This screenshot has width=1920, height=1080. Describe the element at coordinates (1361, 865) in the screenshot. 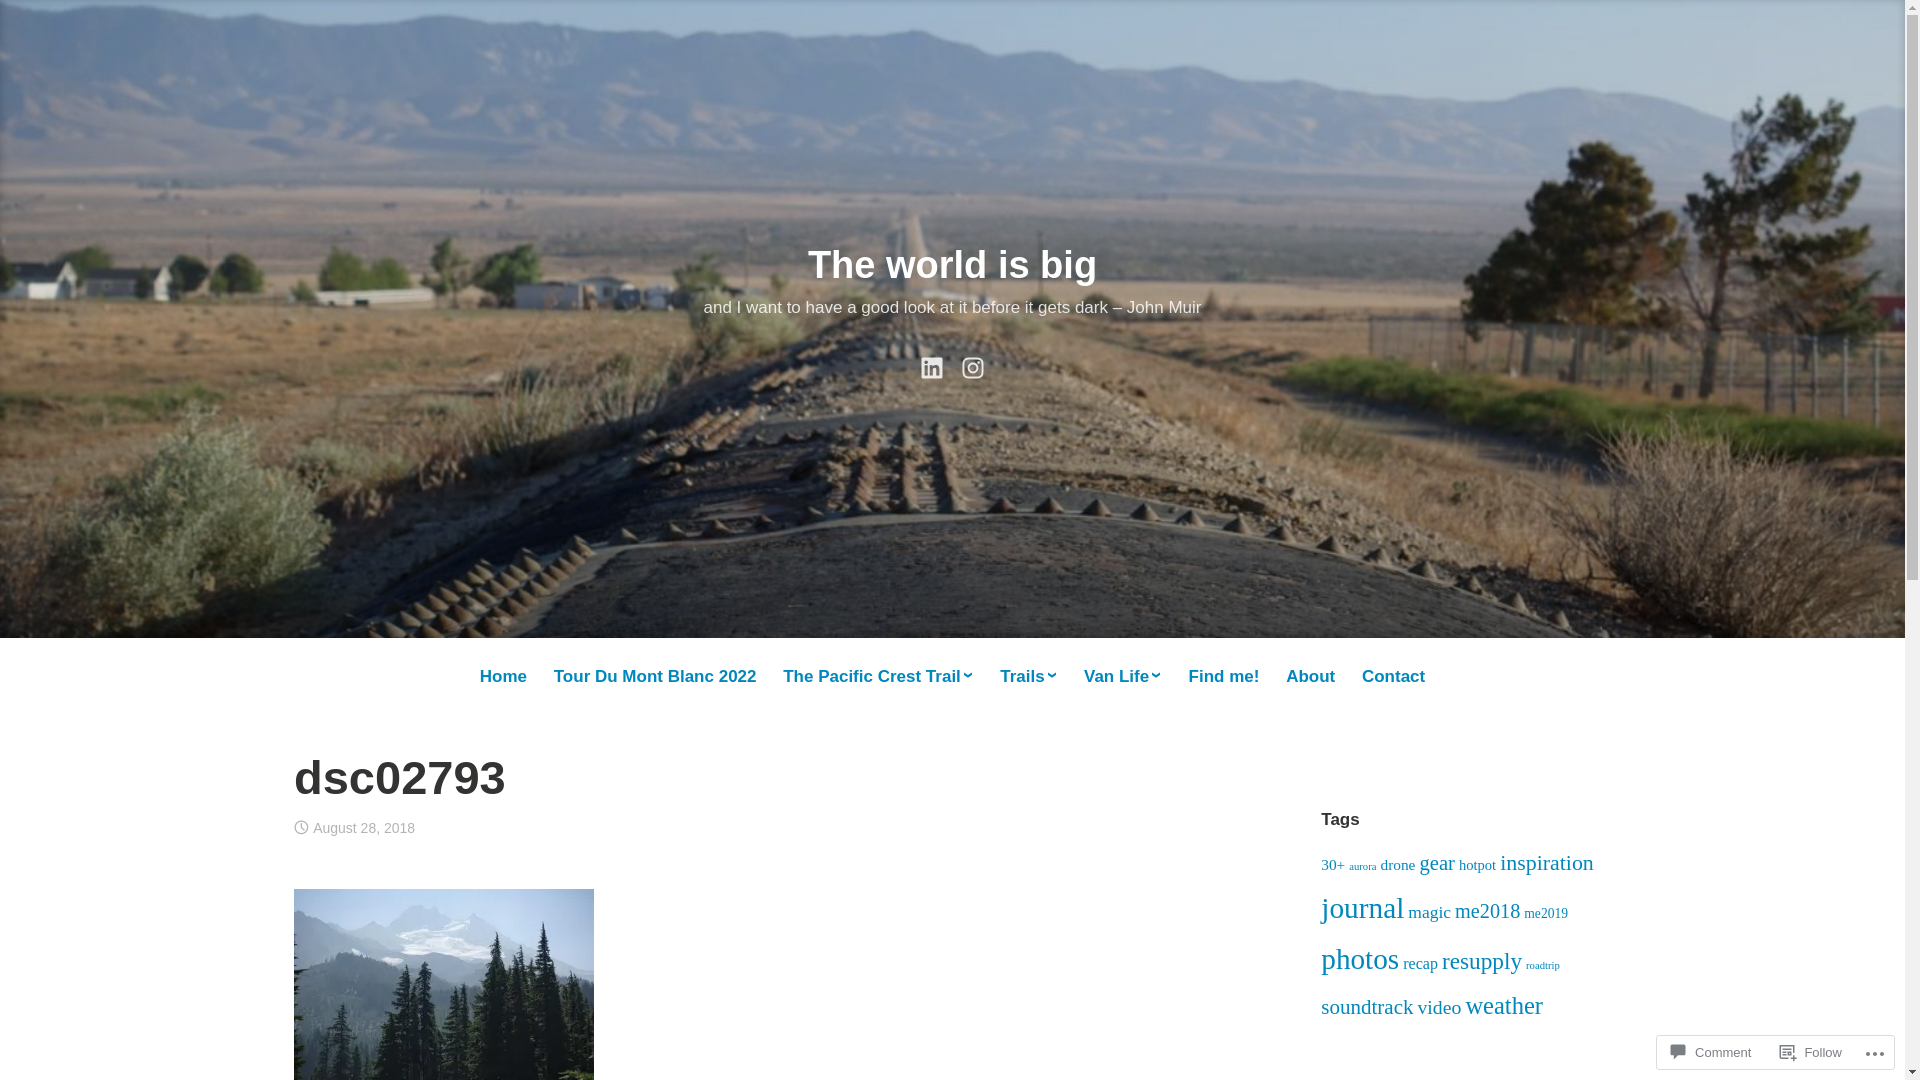

I see `'aurora'` at that location.